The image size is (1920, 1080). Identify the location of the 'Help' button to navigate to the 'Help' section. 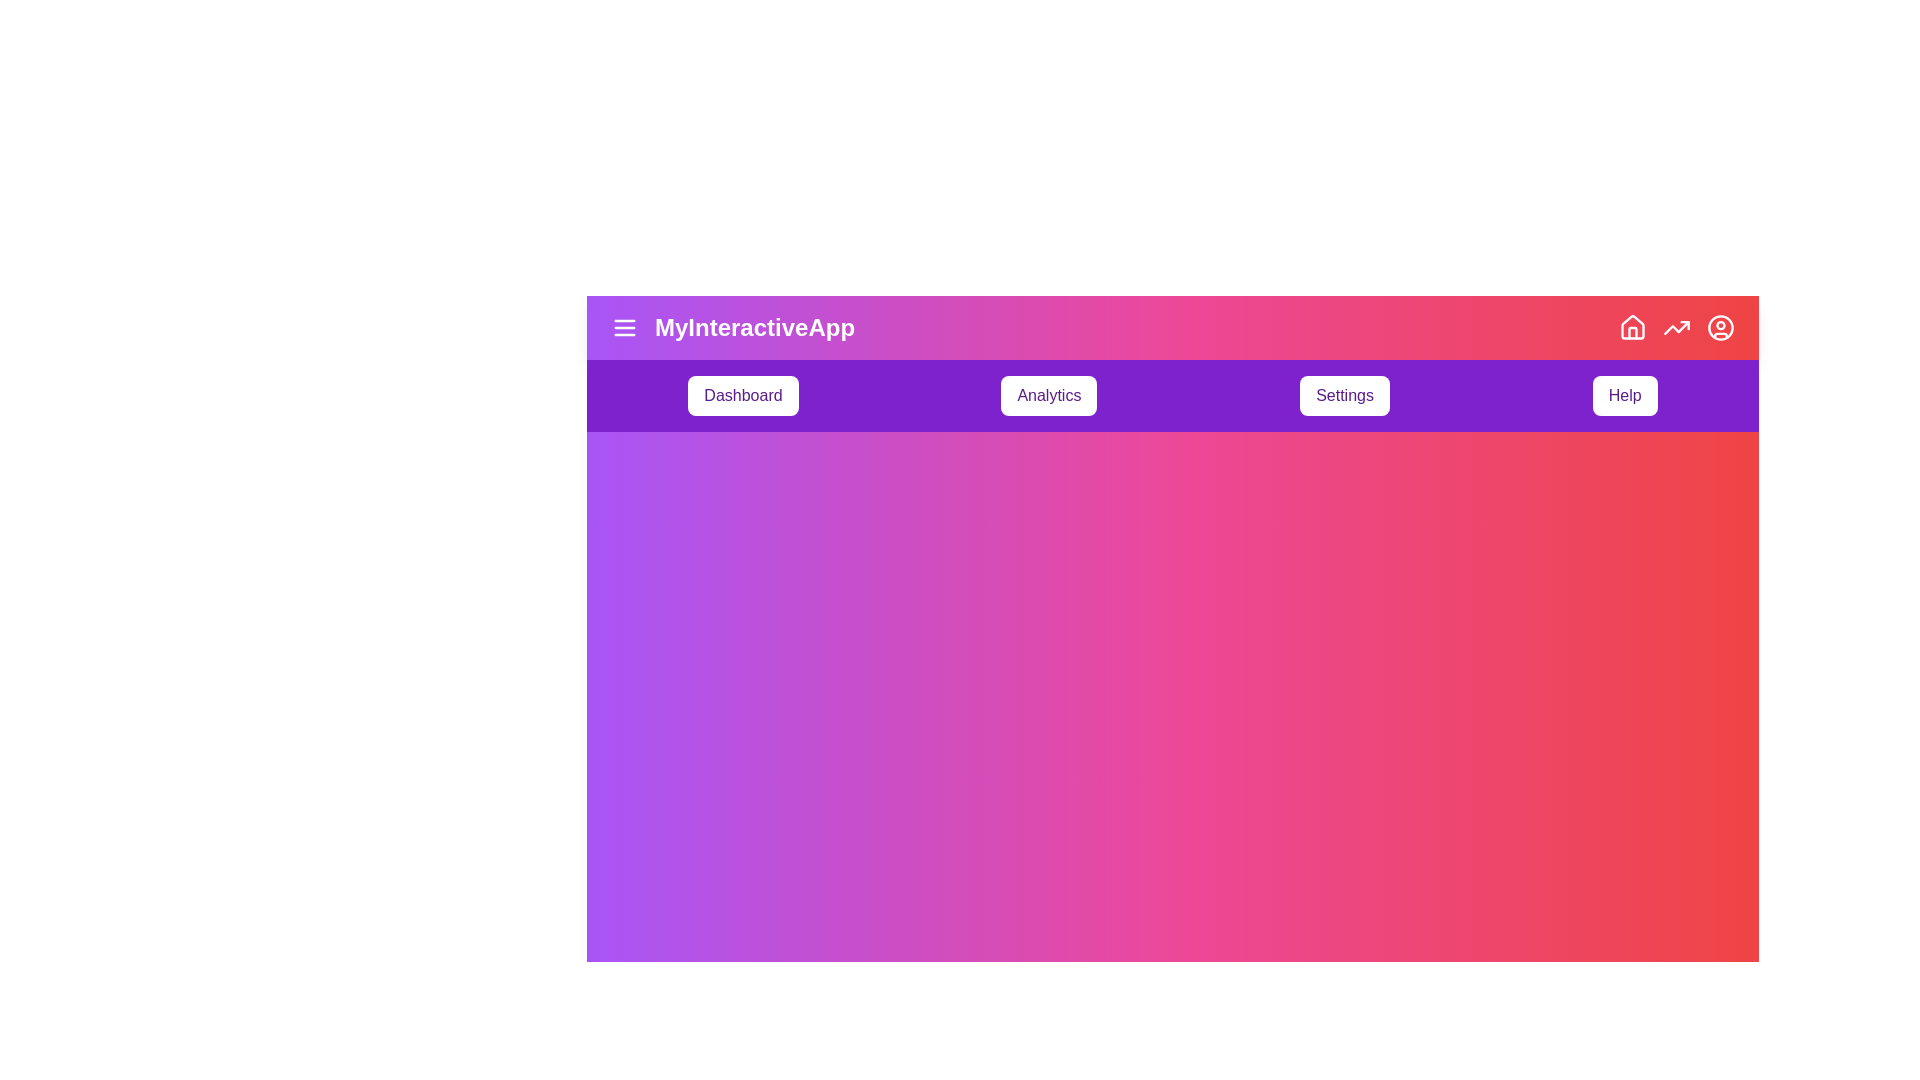
(1625, 396).